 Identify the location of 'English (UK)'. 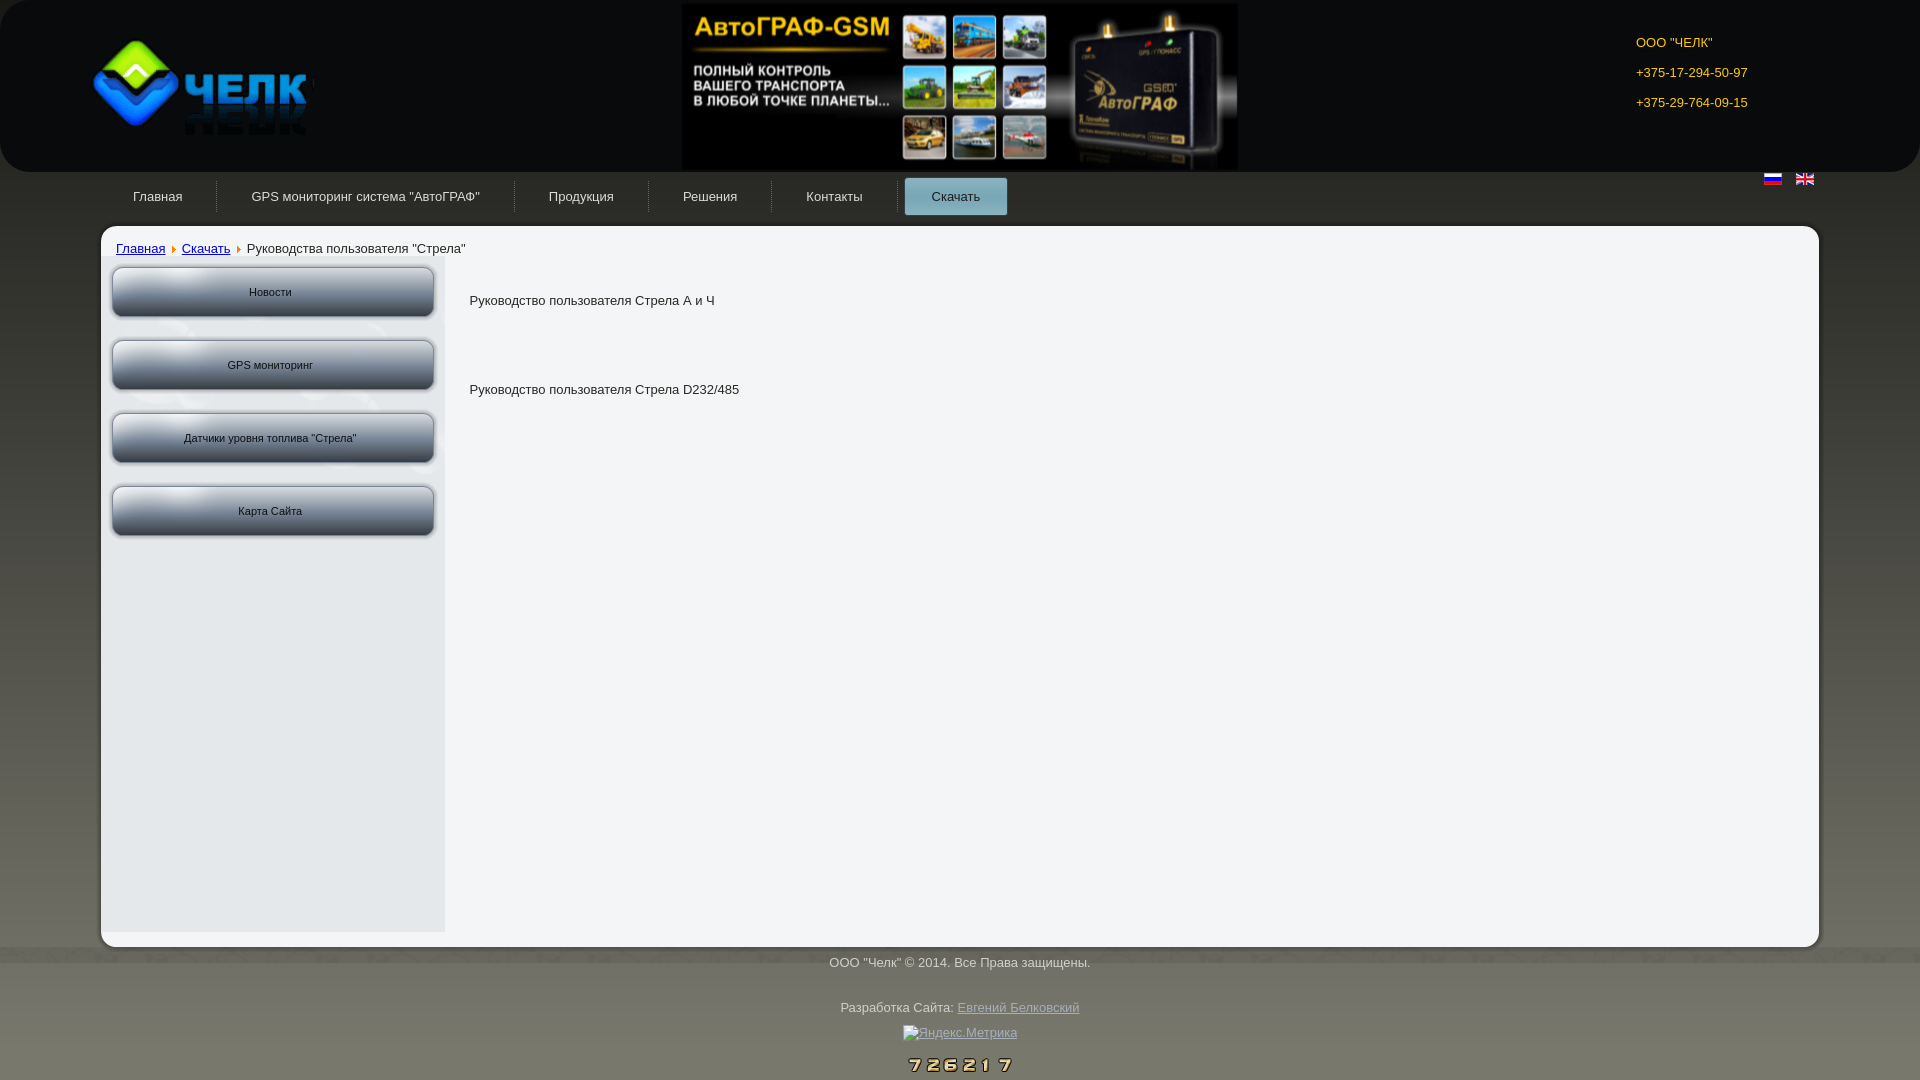
(1804, 177).